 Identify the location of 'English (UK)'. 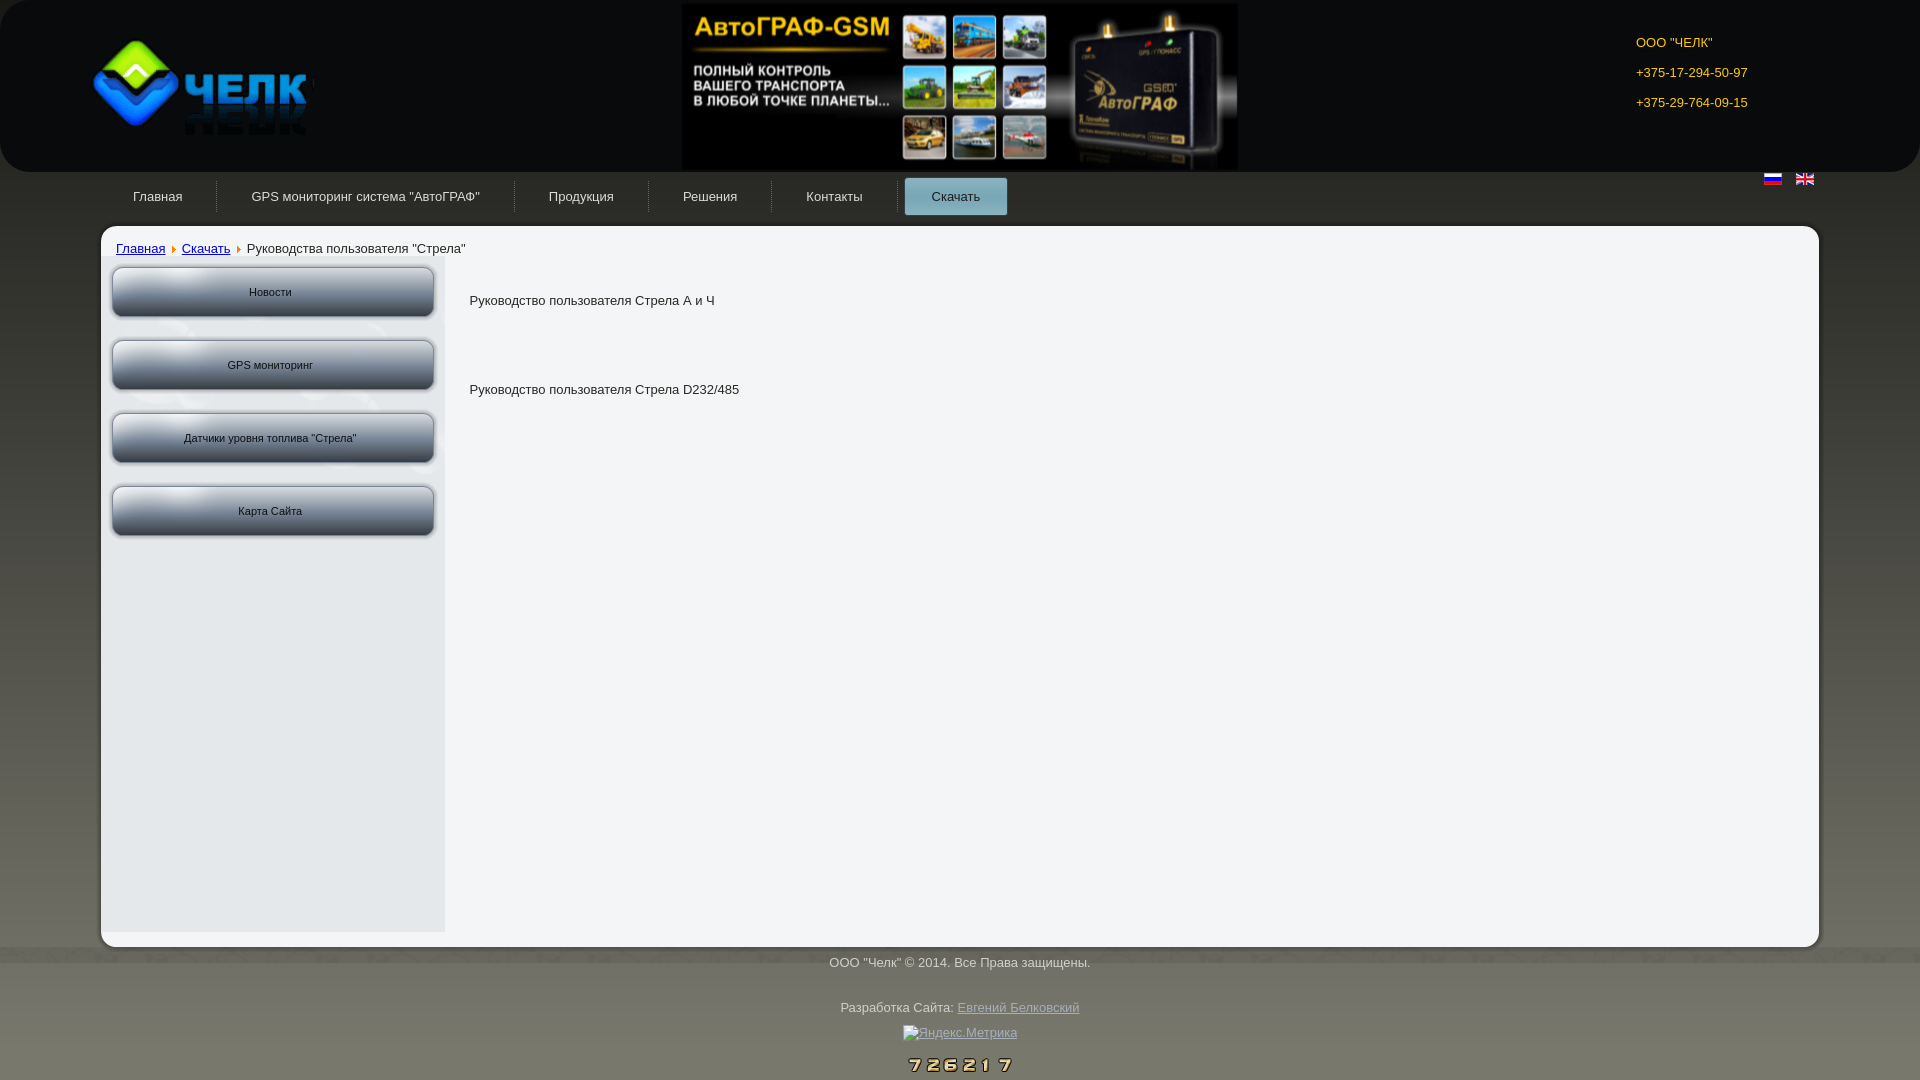
(1804, 177).